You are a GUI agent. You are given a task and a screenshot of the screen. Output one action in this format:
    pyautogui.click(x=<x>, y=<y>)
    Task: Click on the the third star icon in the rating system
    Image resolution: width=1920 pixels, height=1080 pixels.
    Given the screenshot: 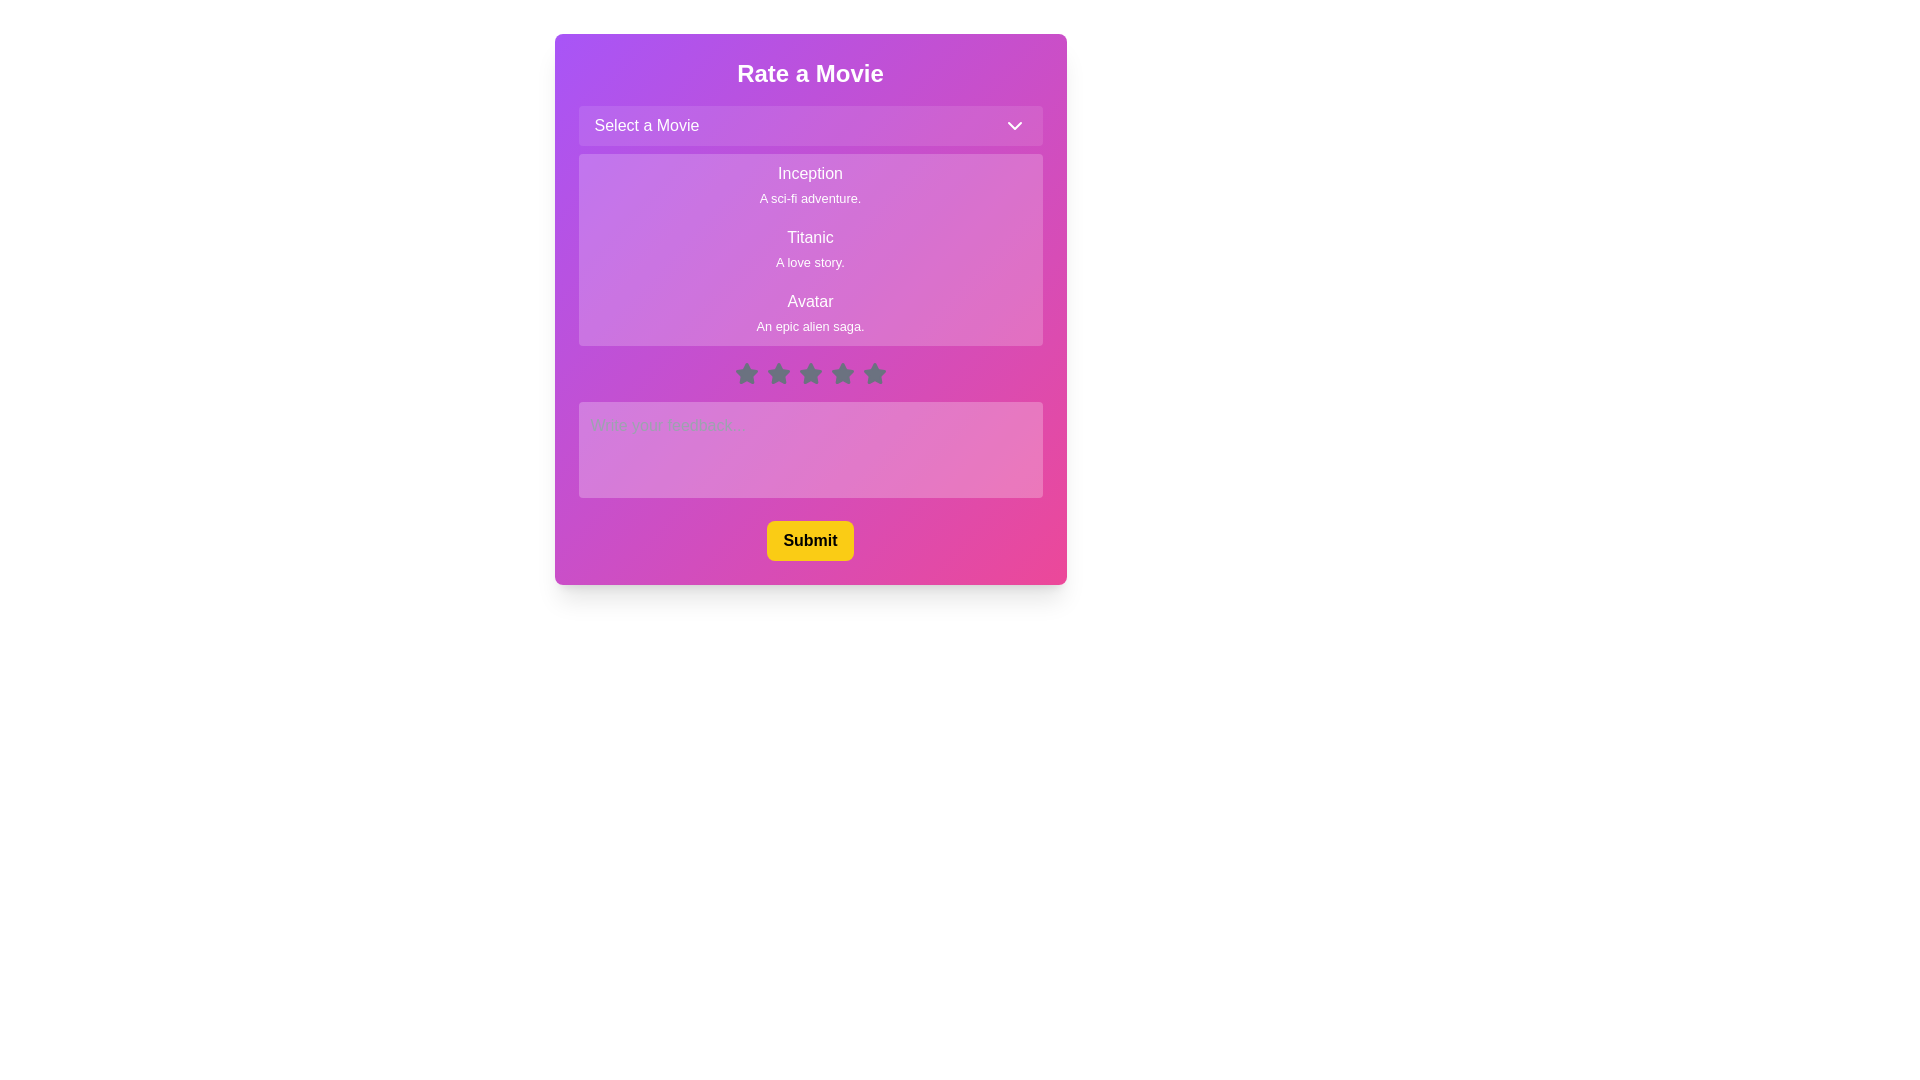 What is the action you would take?
    pyautogui.click(x=810, y=374)
    